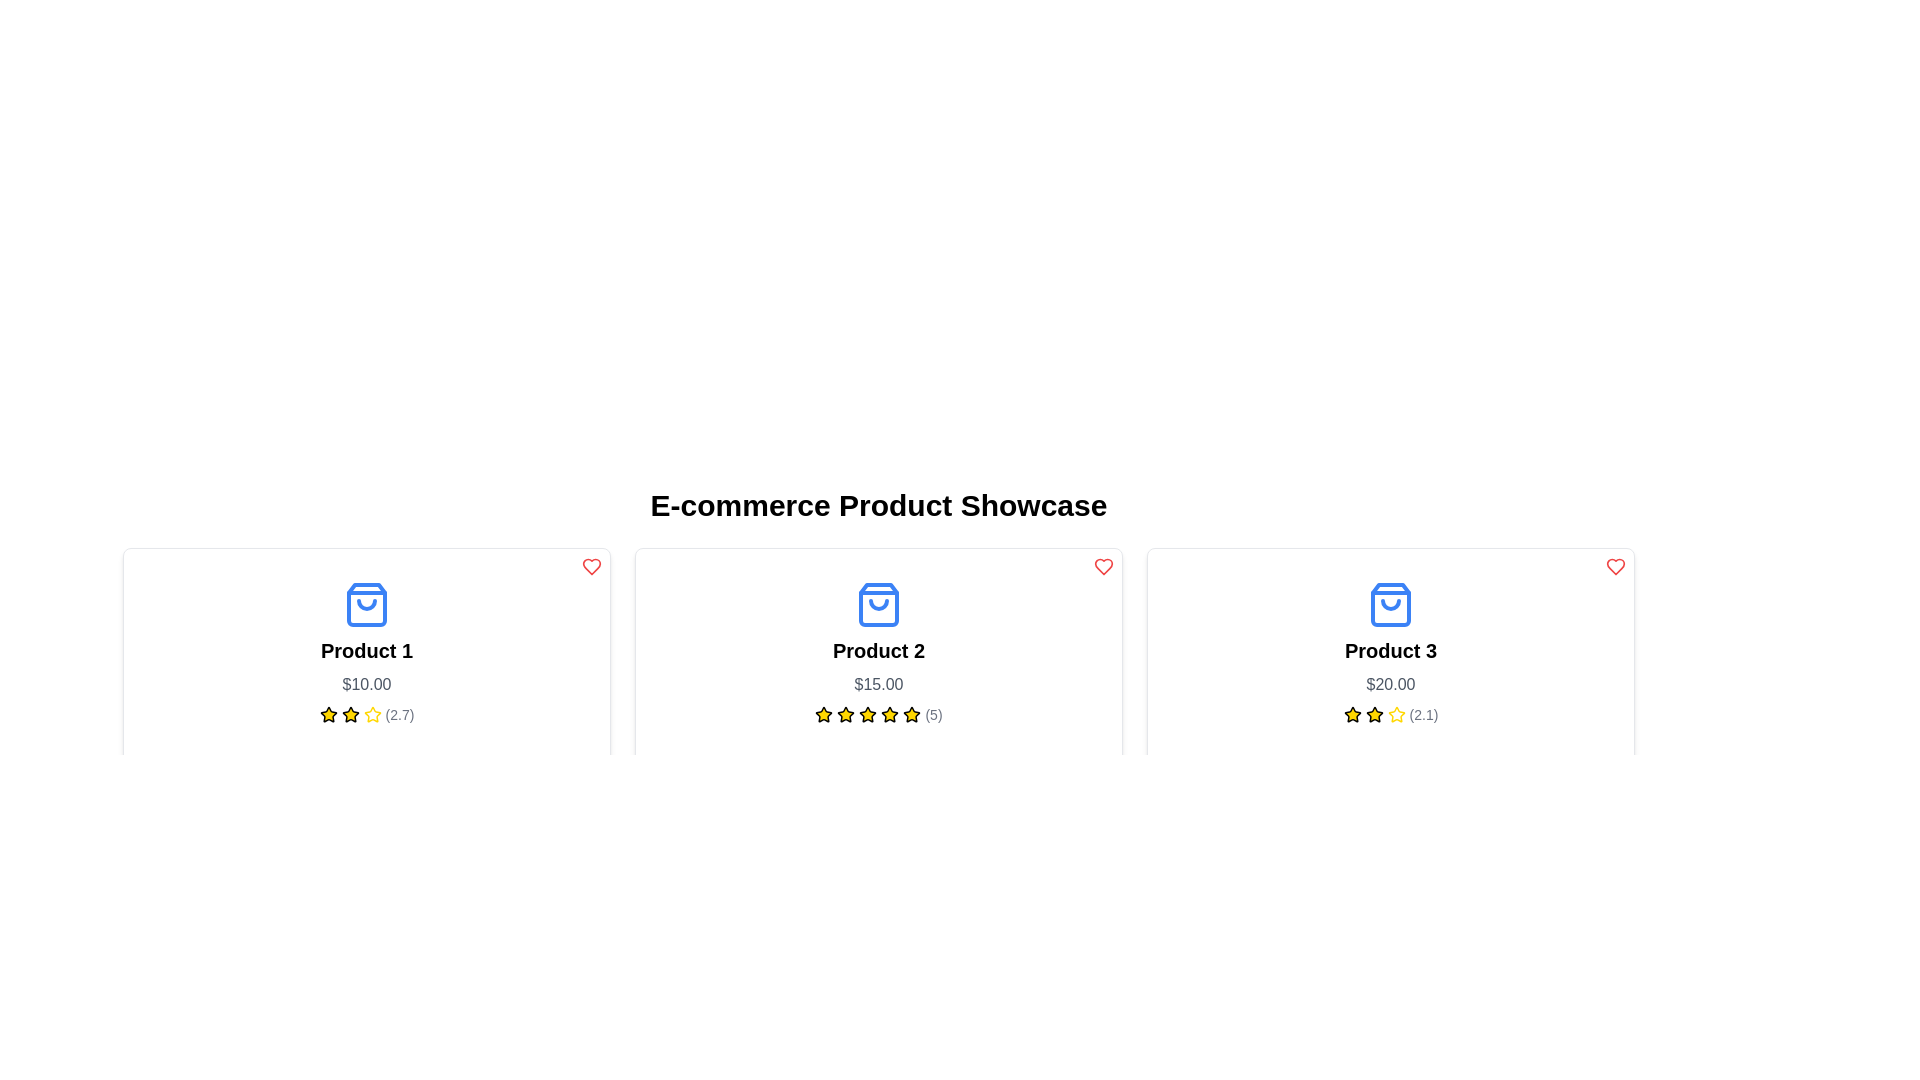 This screenshot has height=1080, width=1920. What do you see at coordinates (868, 713) in the screenshot?
I see `the fourth star rating icon for 'Product 2' to visually interpret its rating` at bounding box center [868, 713].